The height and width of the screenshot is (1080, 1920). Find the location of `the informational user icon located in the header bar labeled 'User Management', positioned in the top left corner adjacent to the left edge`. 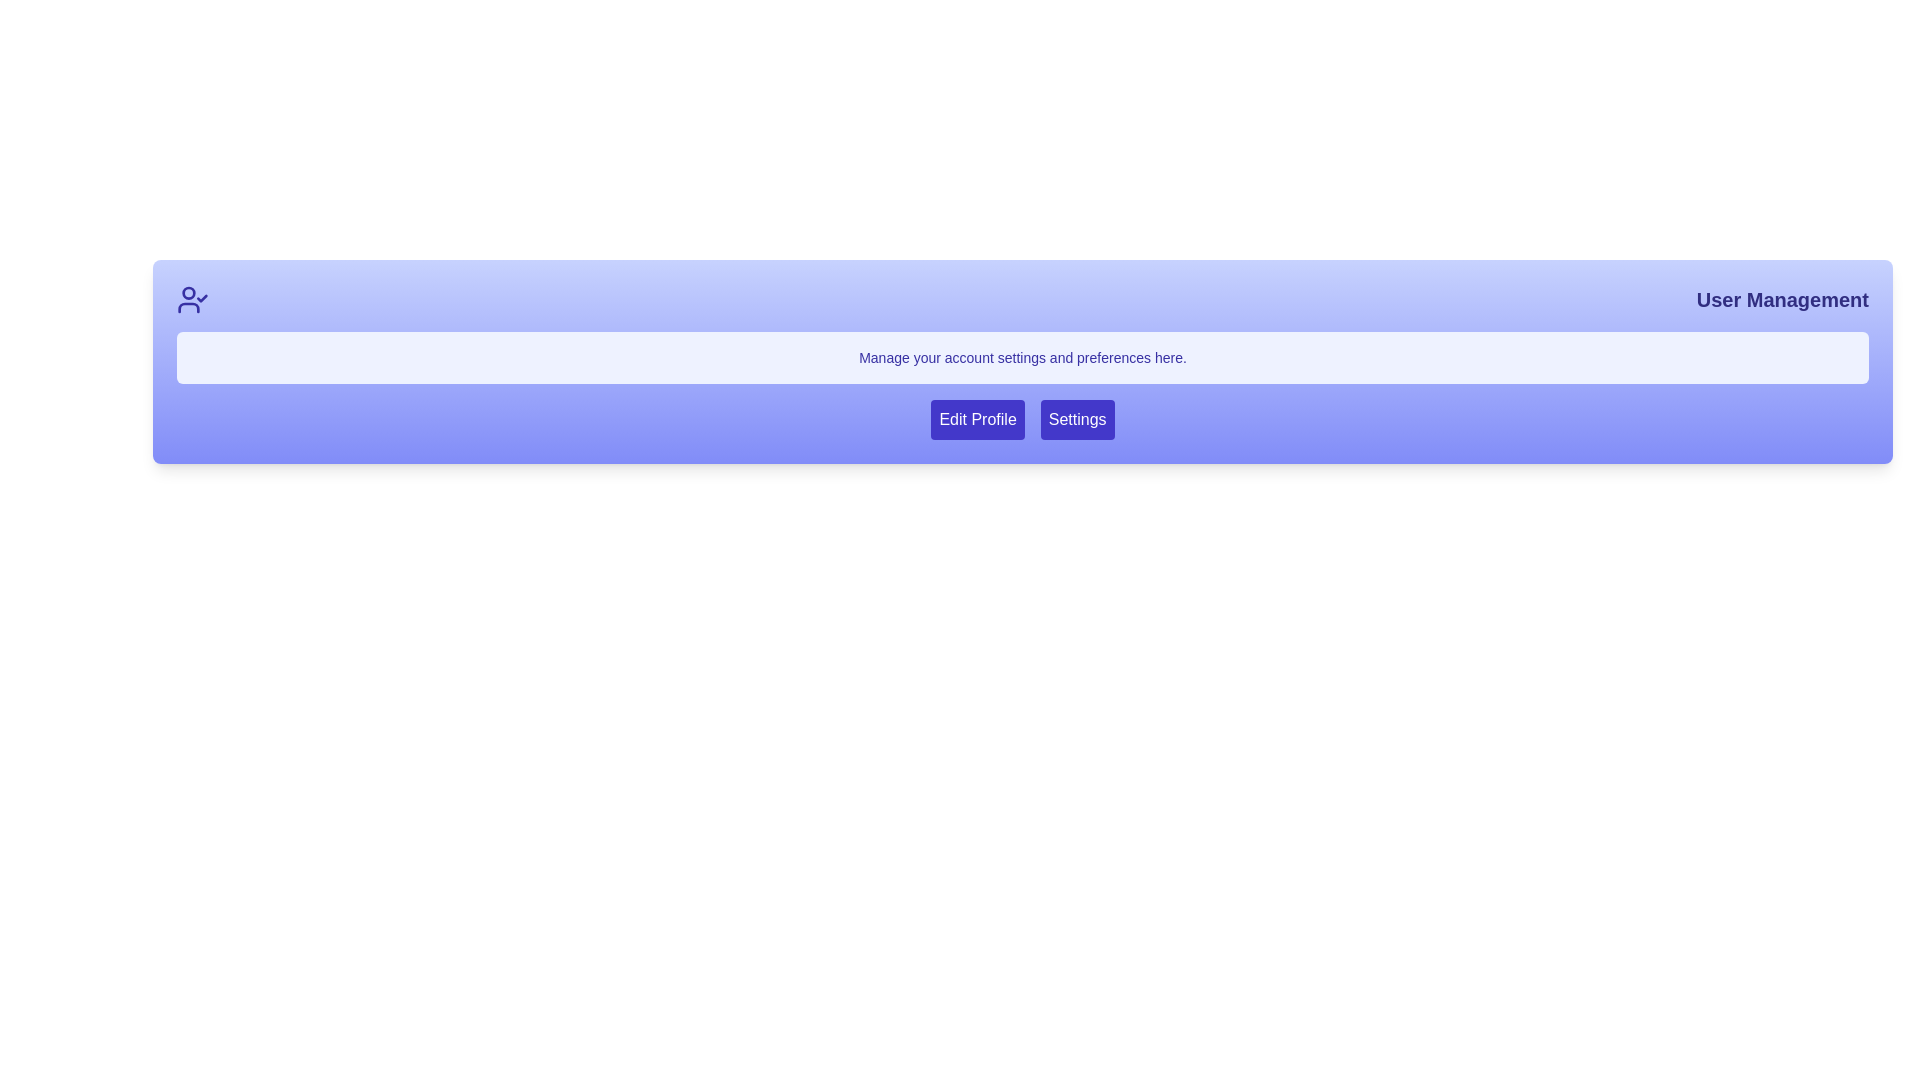

the informational user icon located in the header bar labeled 'User Management', positioned in the top left corner adjacent to the left edge is located at coordinates (192, 300).